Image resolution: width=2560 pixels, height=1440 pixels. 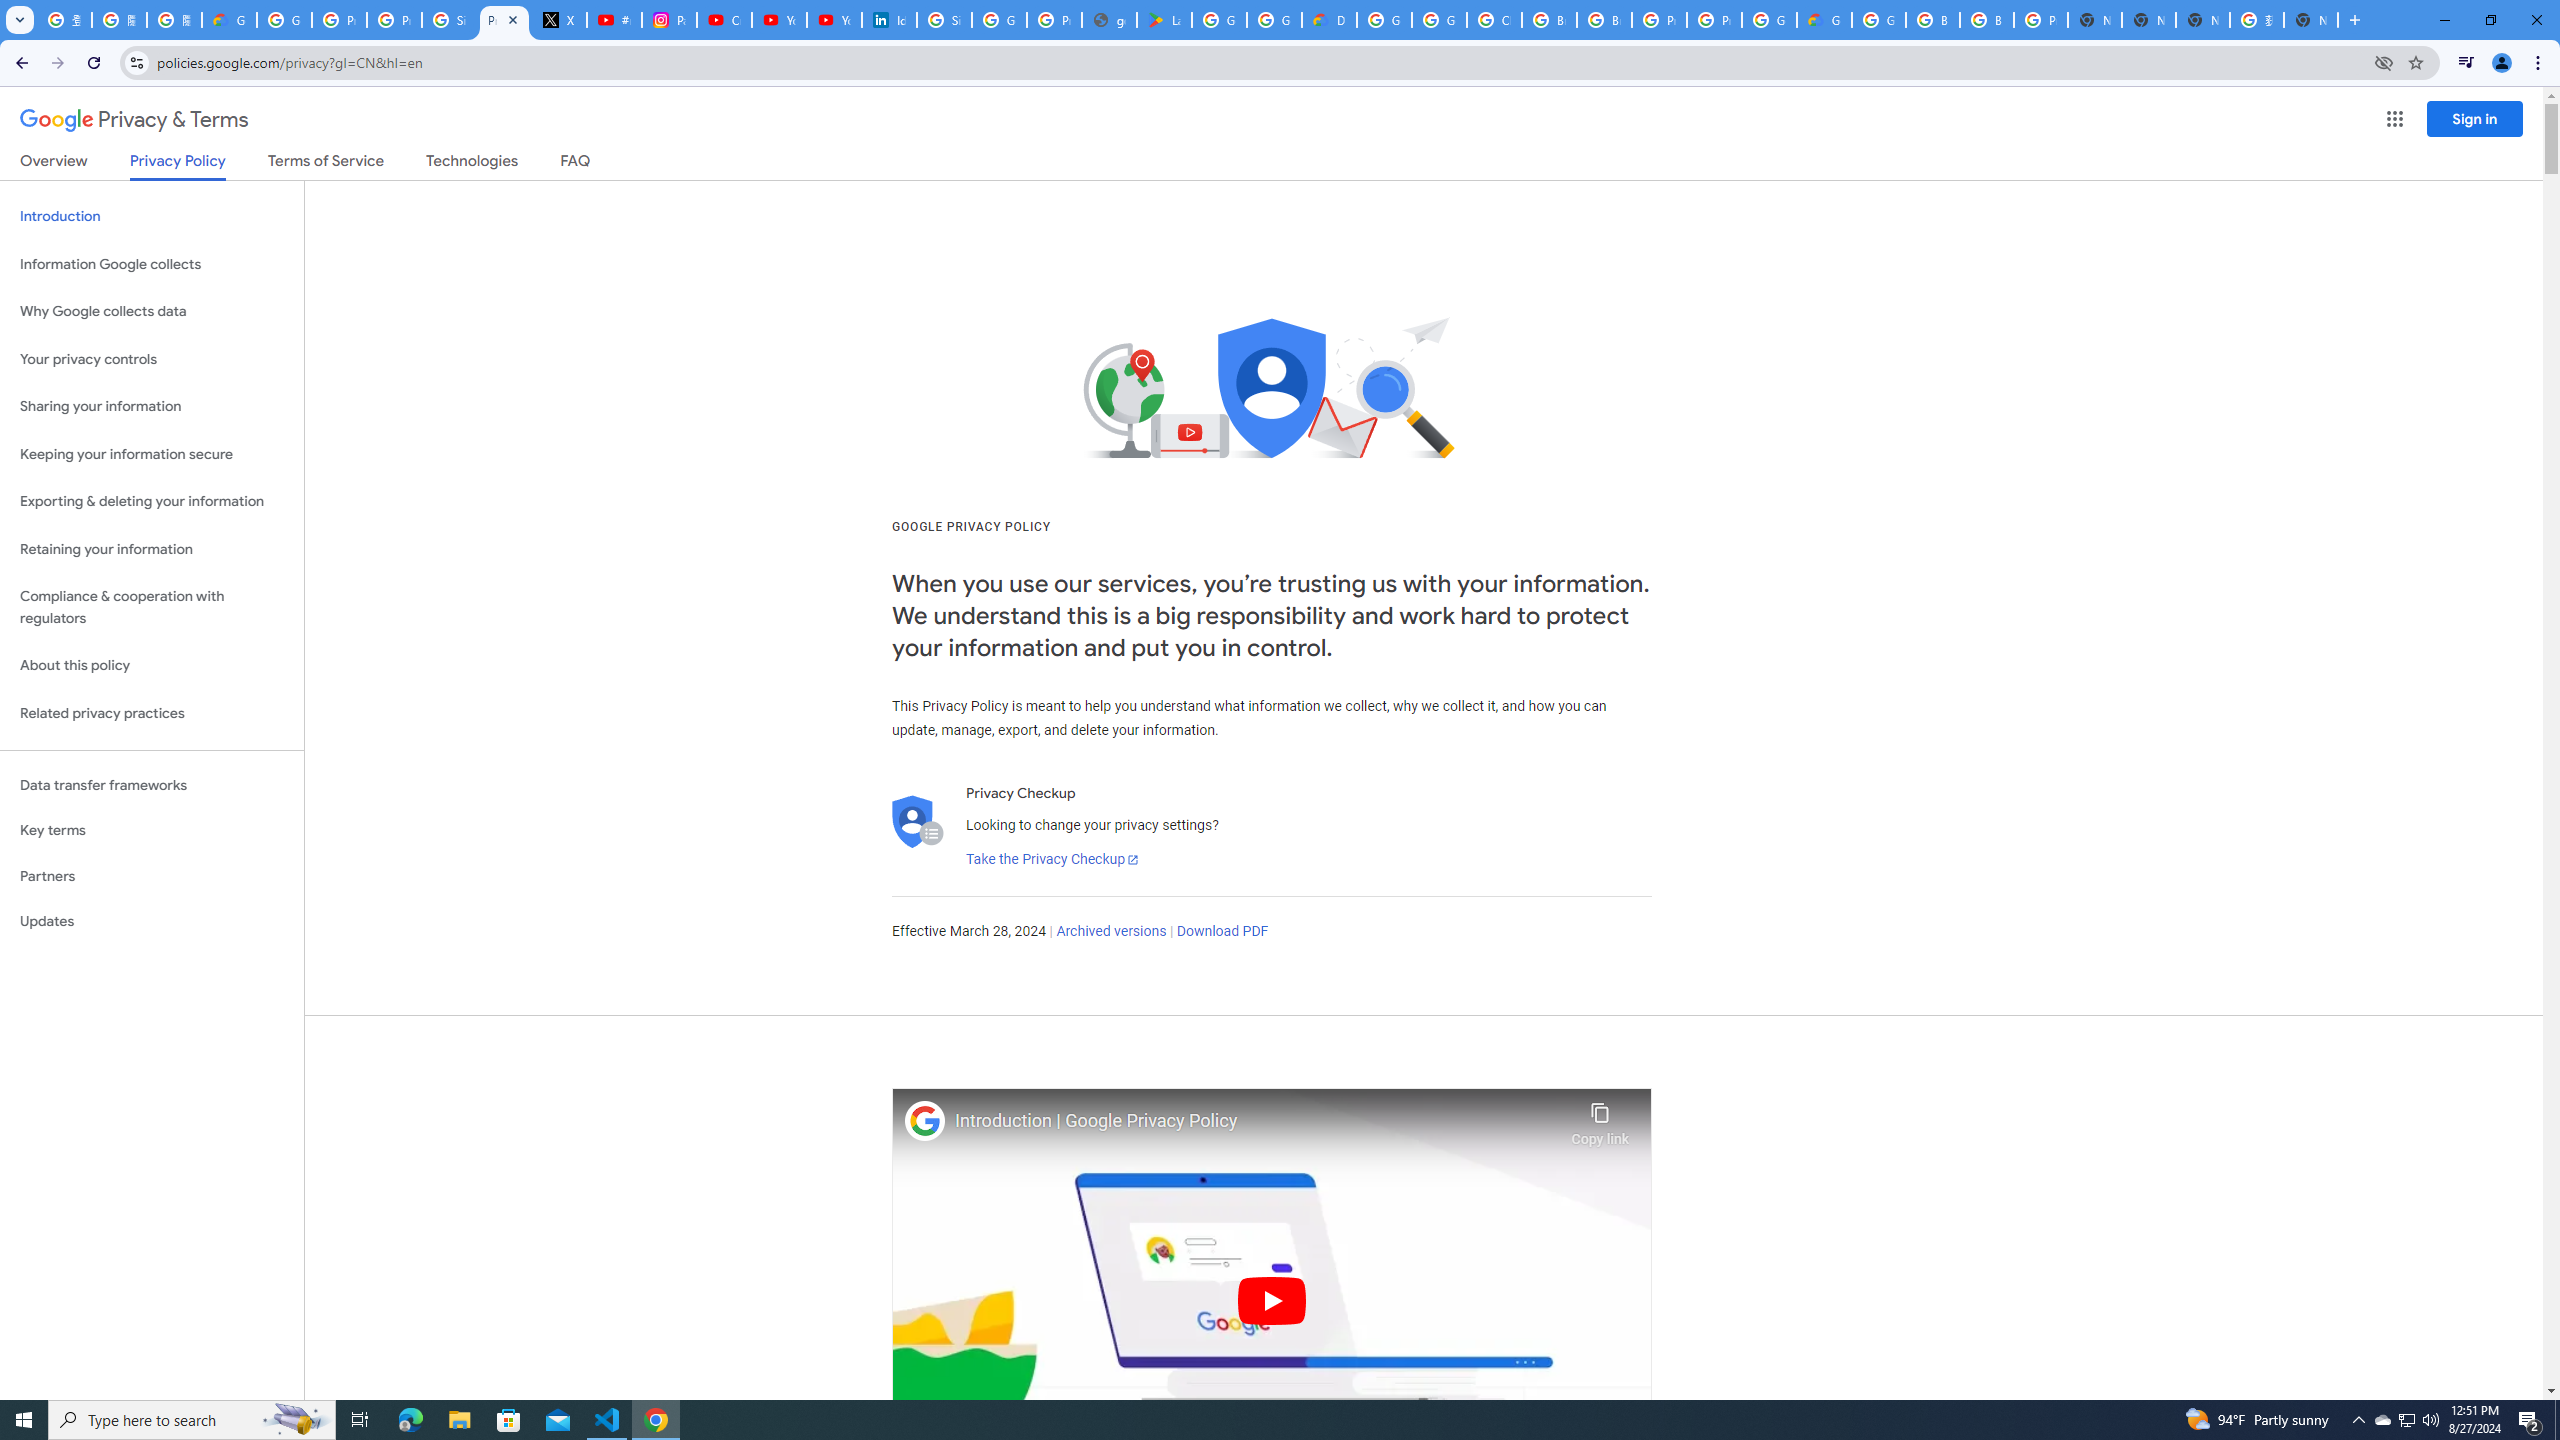 What do you see at coordinates (1257, 1121) in the screenshot?
I see `'Introduction | Google Privacy Policy'` at bounding box center [1257, 1121].